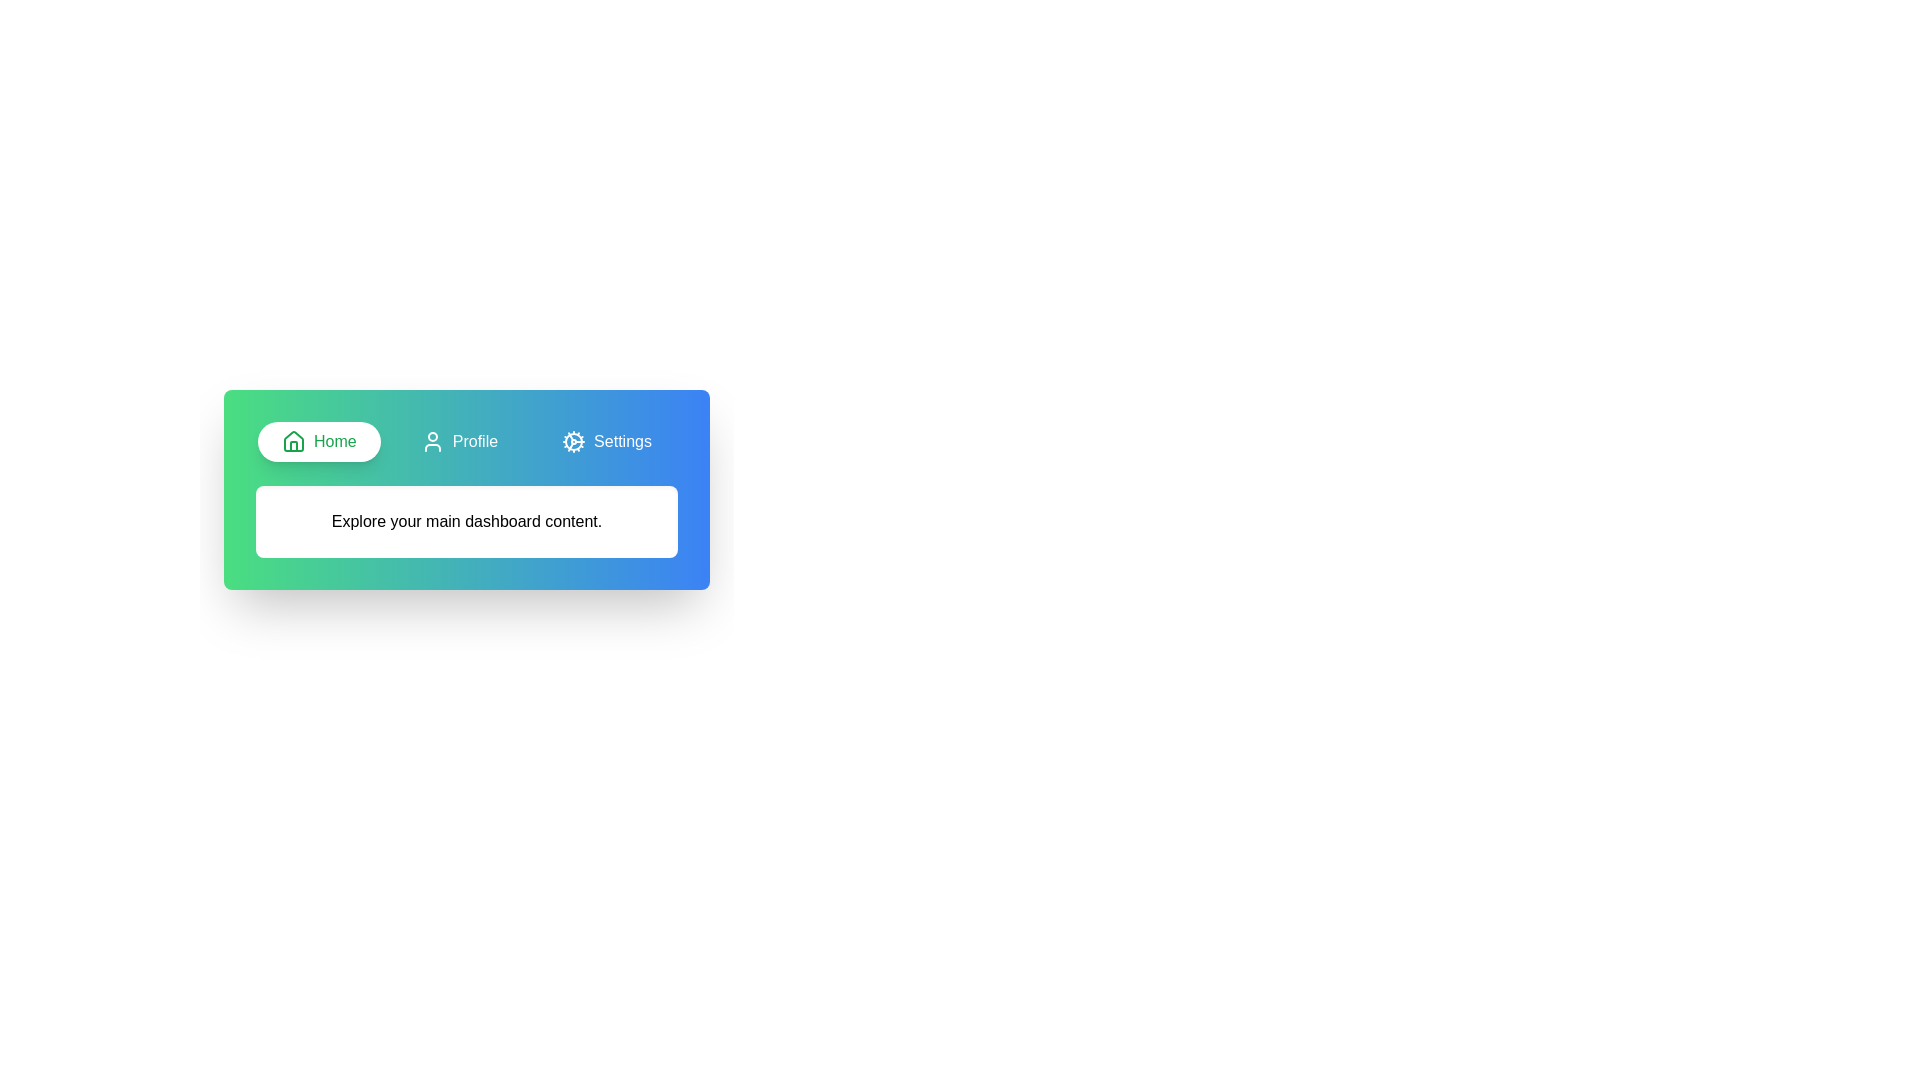  Describe the element at coordinates (605, 441) in the screenshot. I see `the Settings tab` at that location.